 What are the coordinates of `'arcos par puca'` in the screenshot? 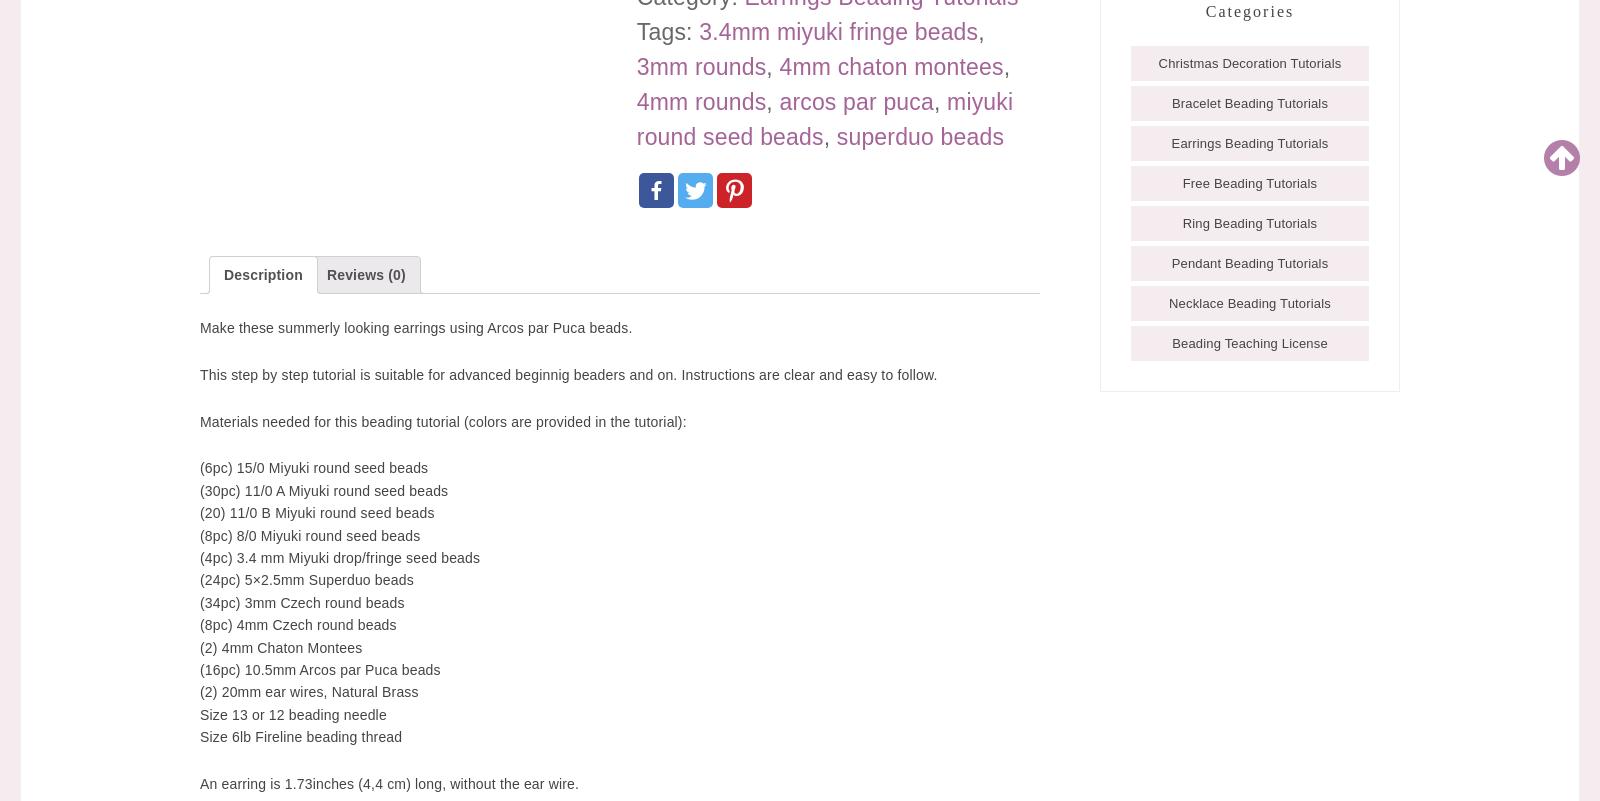 It's located at (855, 101).